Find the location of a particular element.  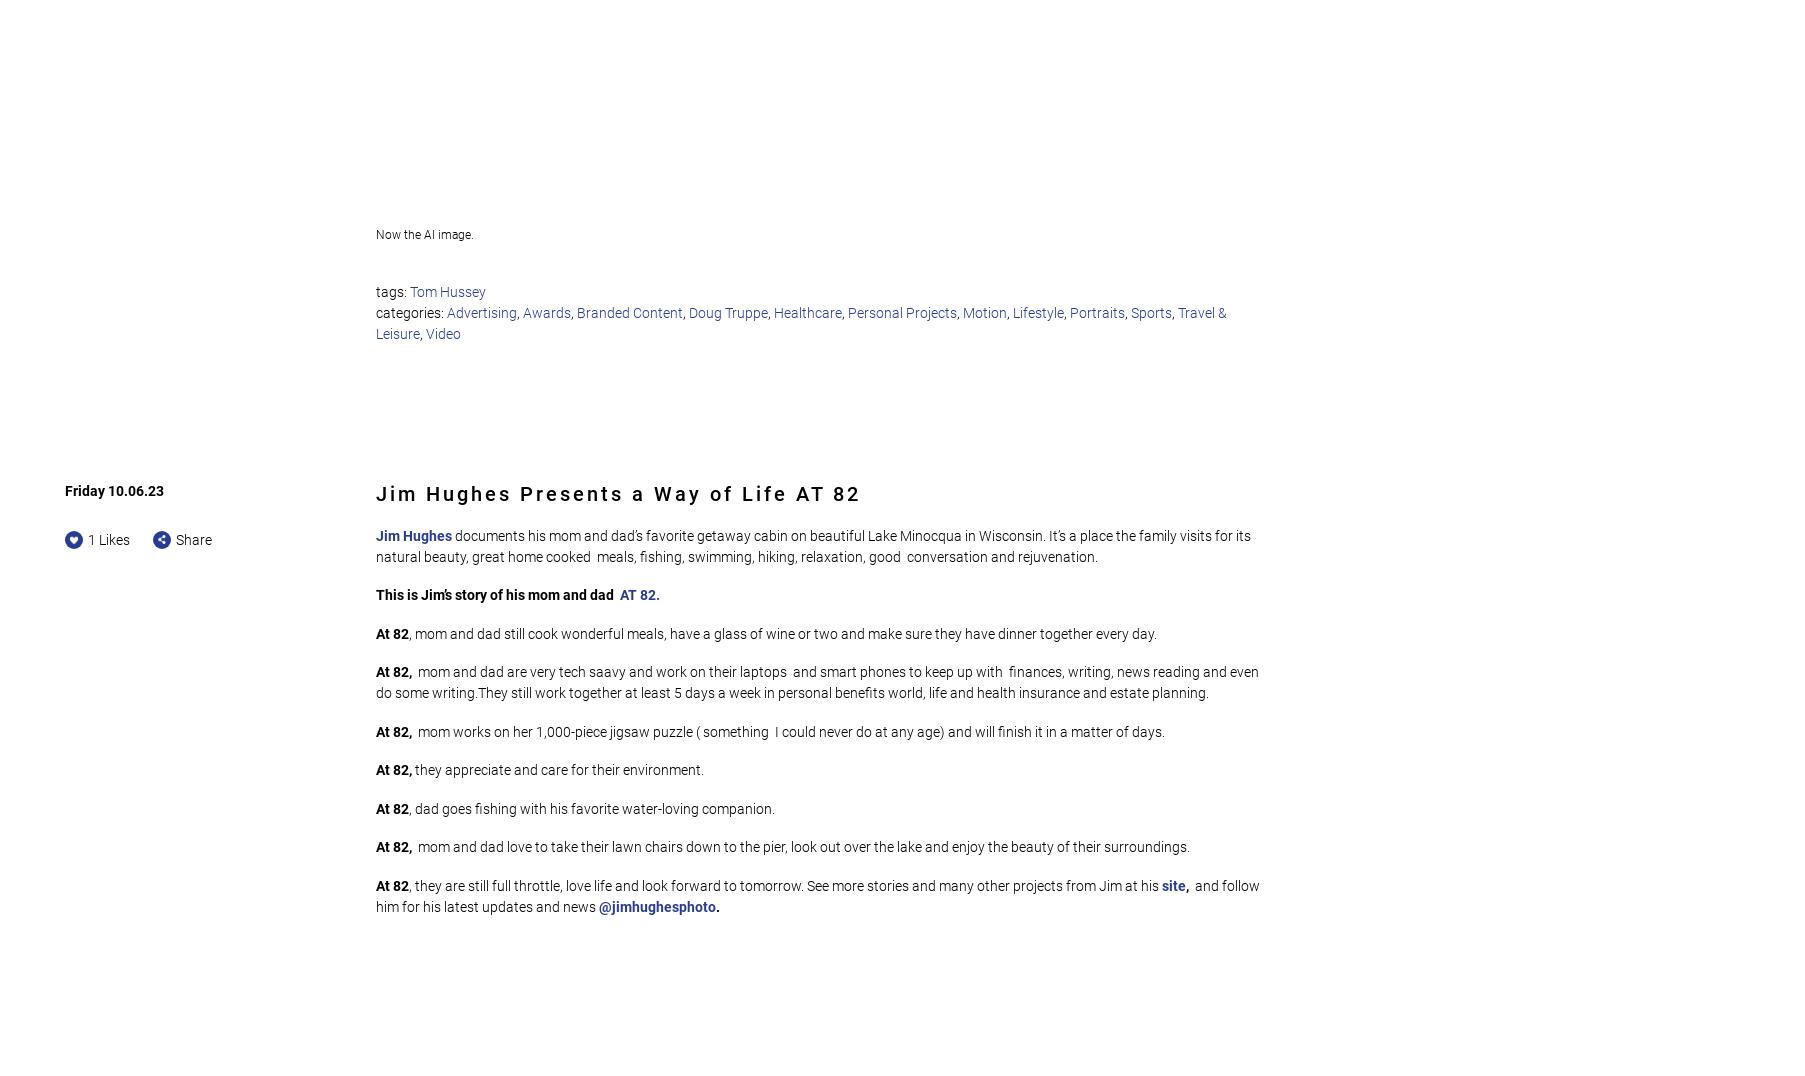

'Healthcare' is located at coordinates (773, 311).